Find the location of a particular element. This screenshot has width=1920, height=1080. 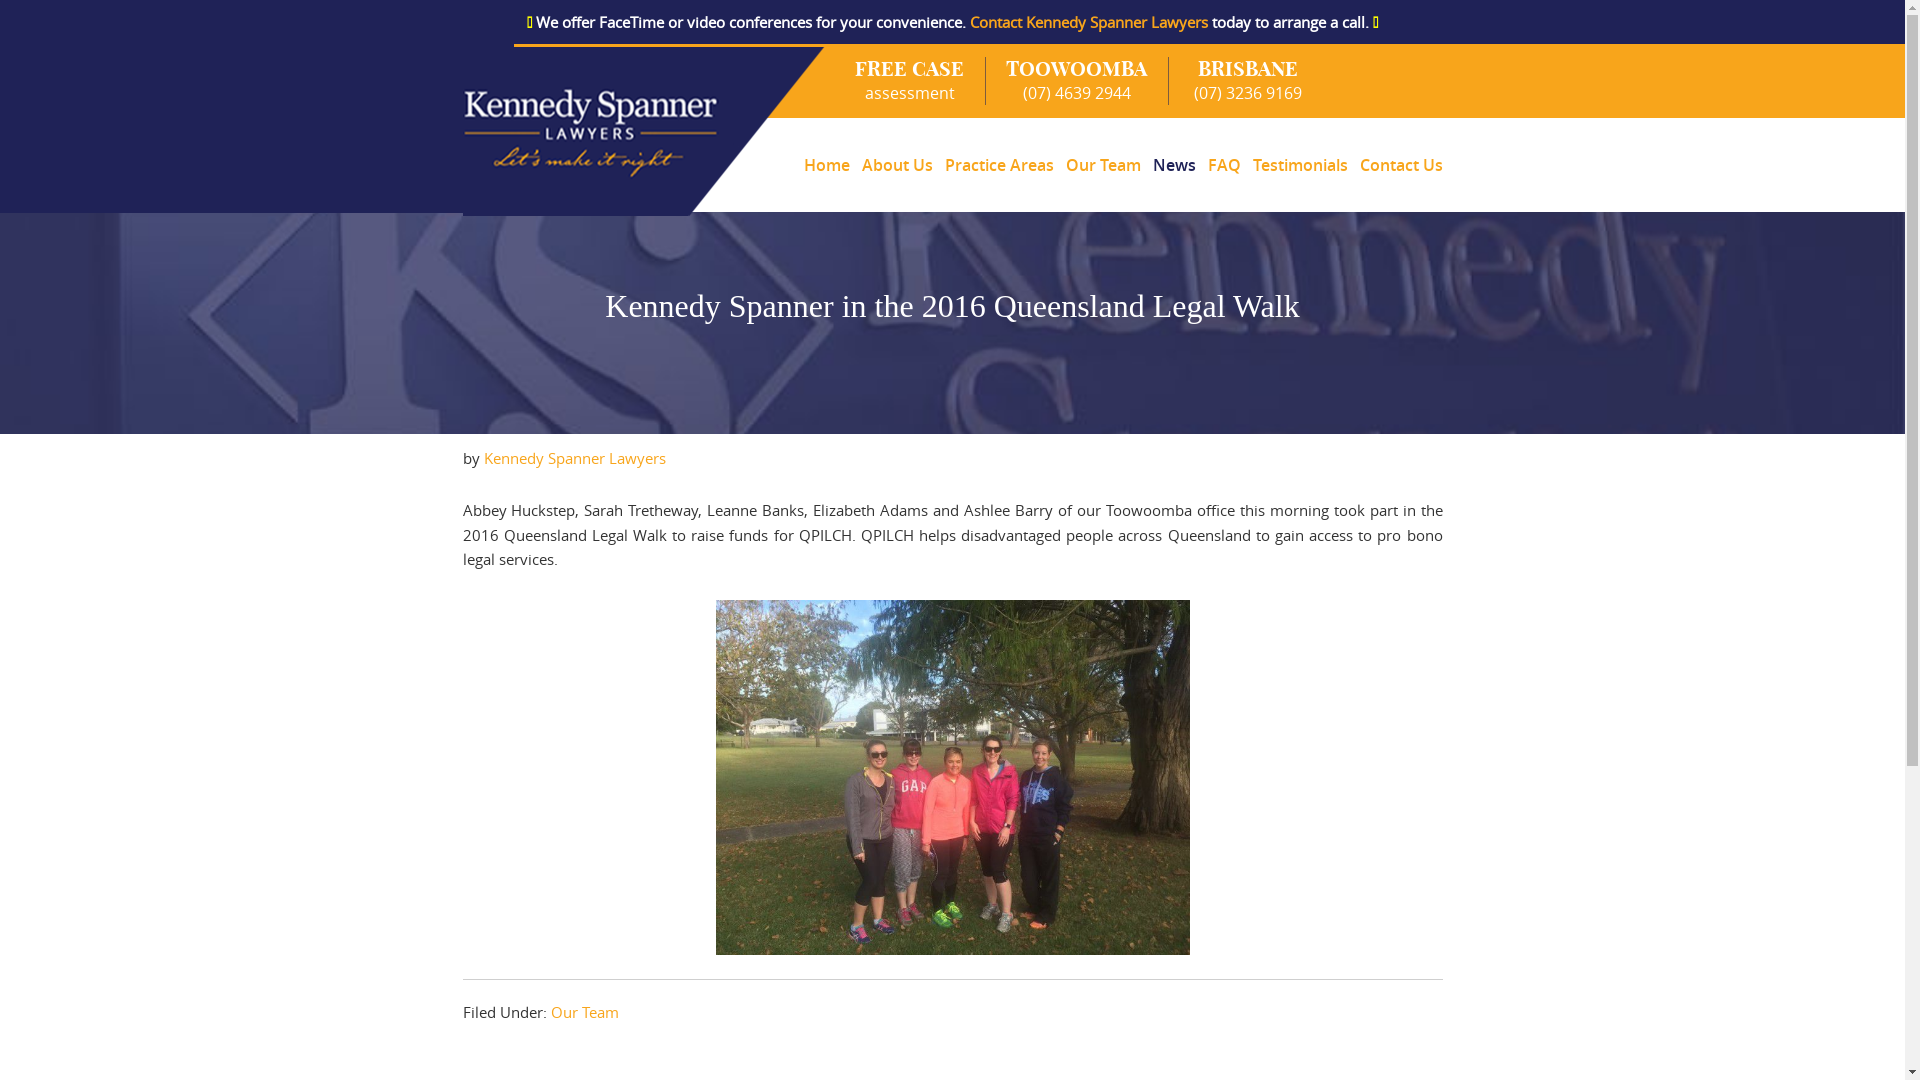

'FREE CASE is located at coordinates (835, 80).